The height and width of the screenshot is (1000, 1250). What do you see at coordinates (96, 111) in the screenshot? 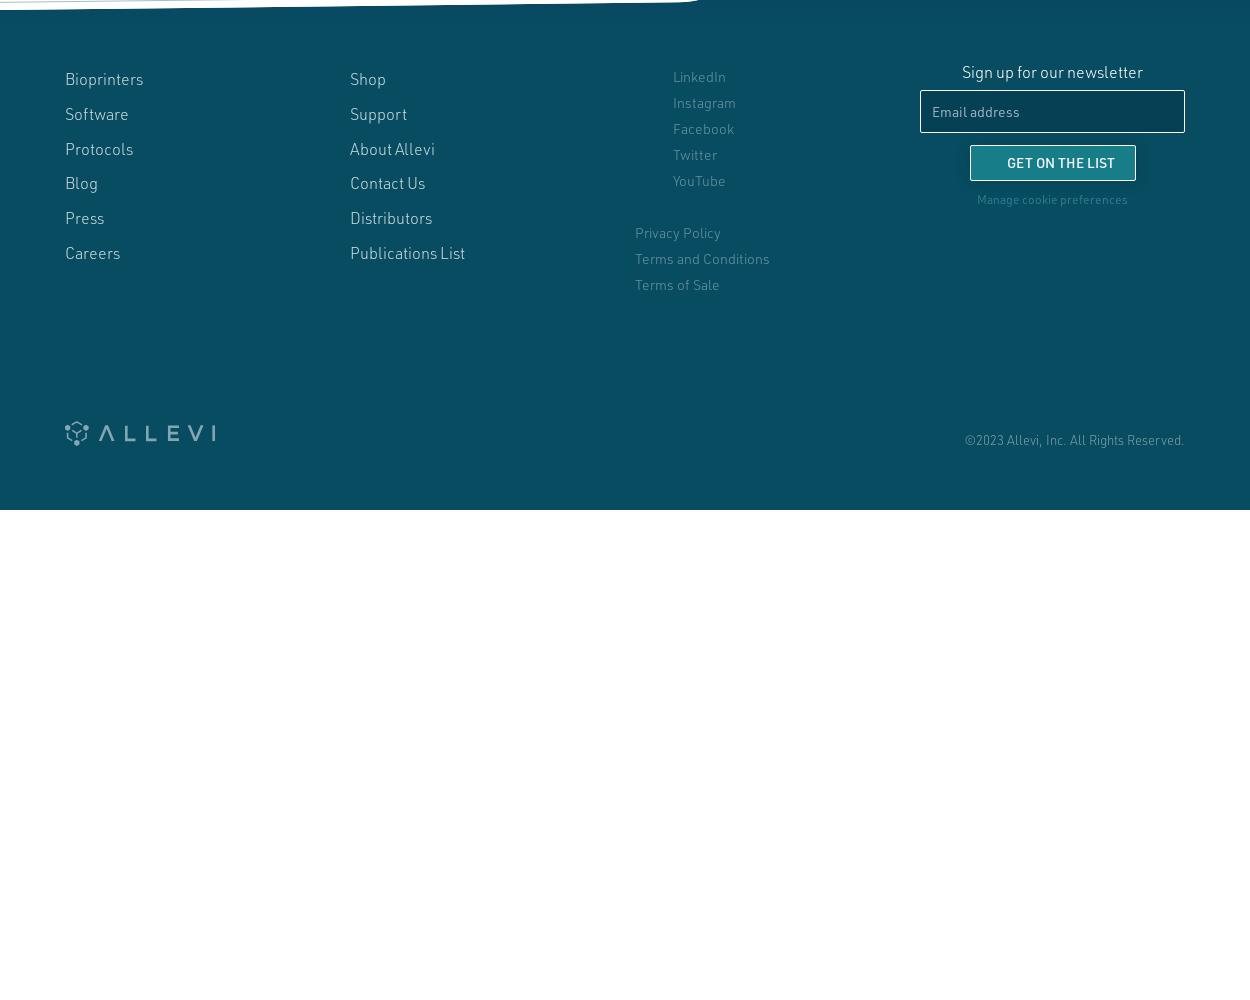
I see `'Software'` at bounding box center [96, 111].